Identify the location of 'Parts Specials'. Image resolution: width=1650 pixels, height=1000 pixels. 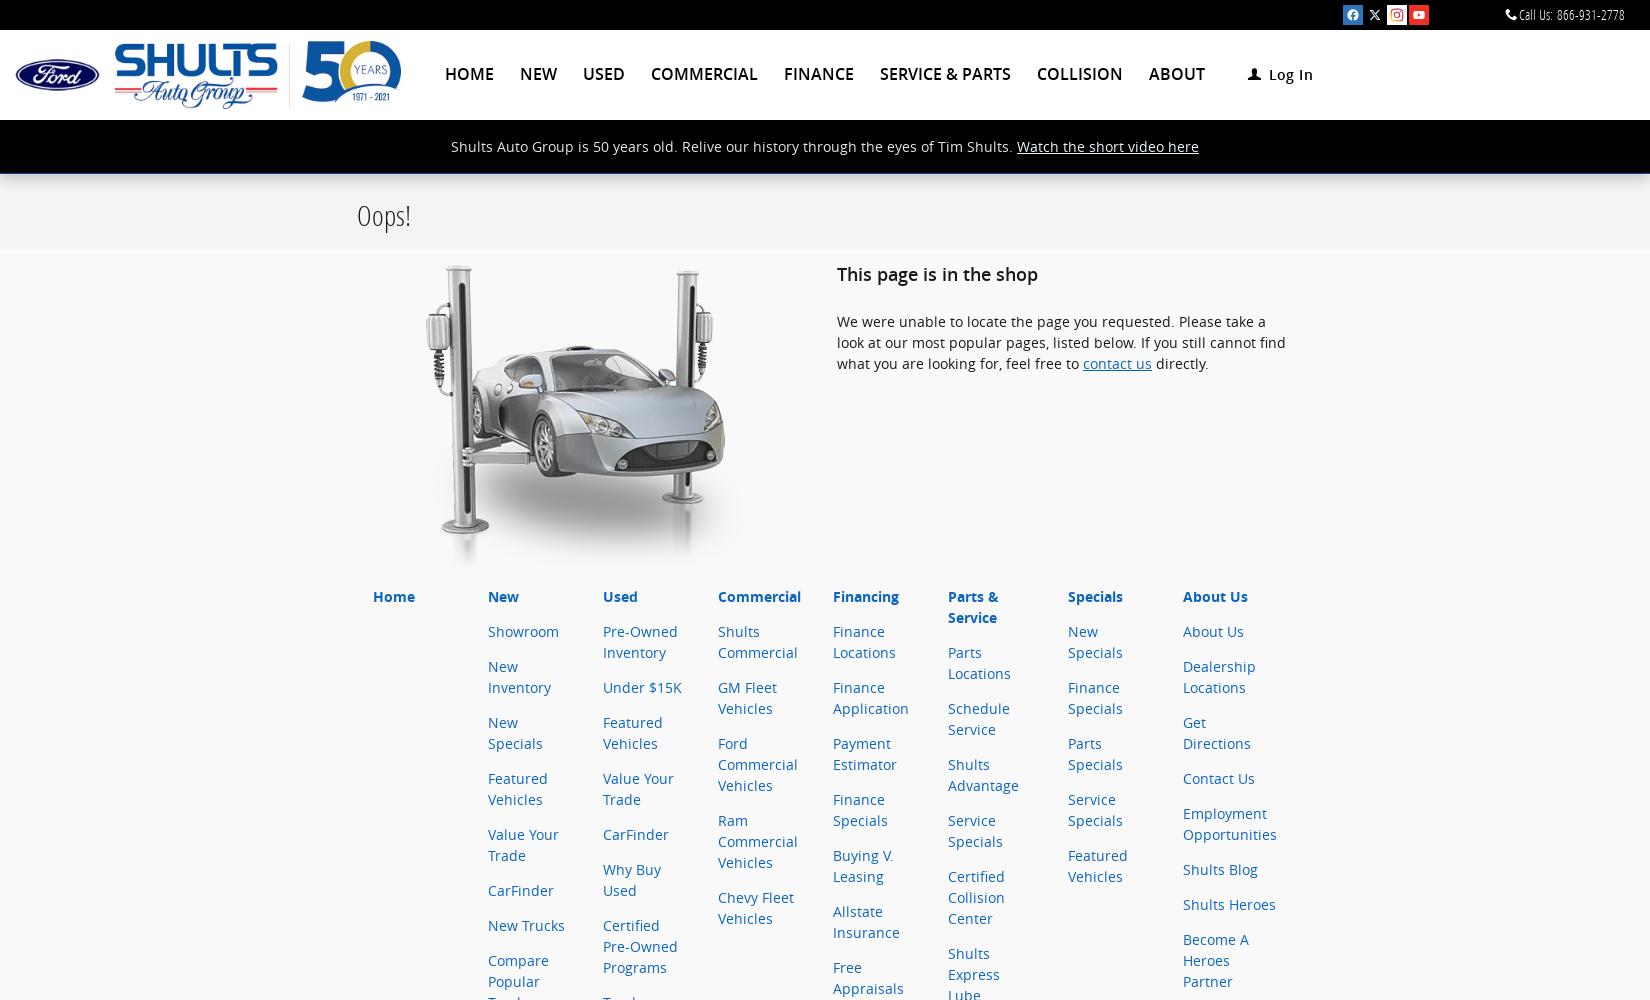
(1068, 754).